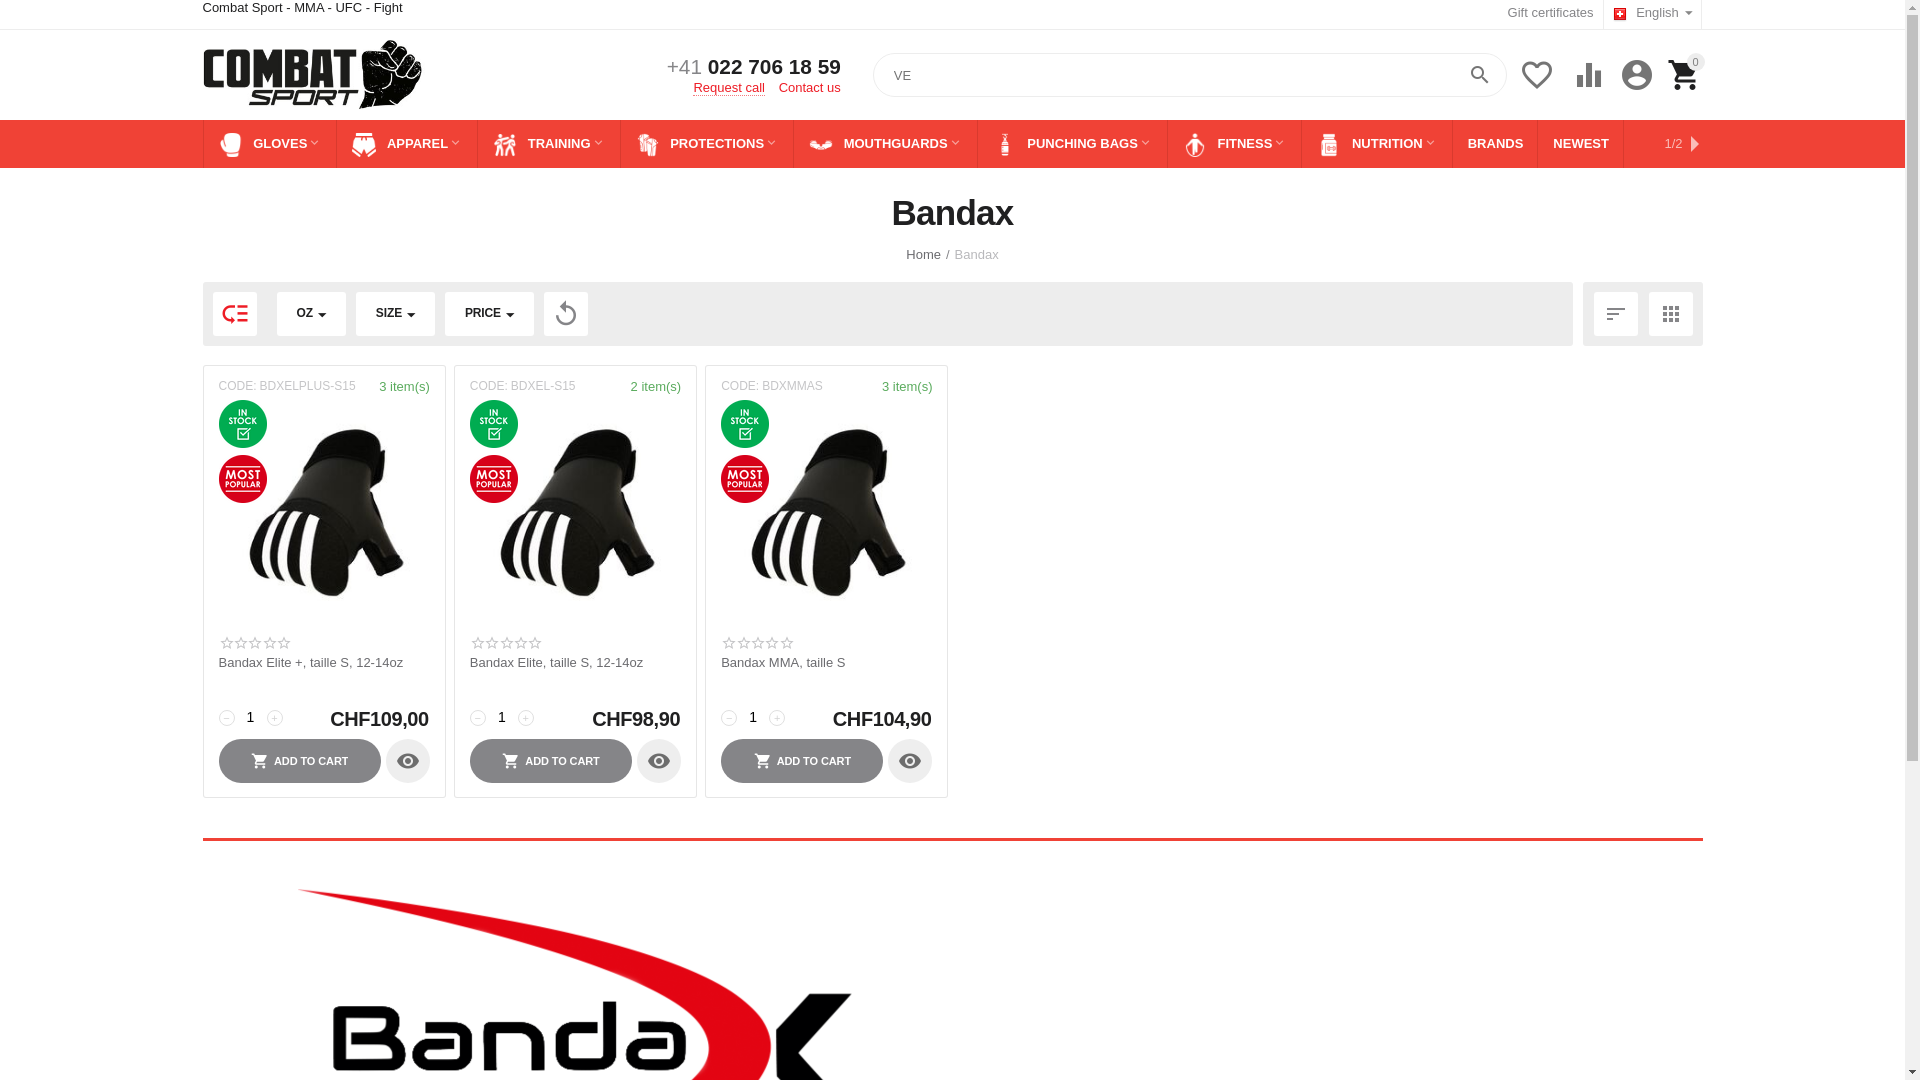 The width and height of the screenshot is (1920, 1080). Describe the element at coordinates (574, 513) in the screenshot. I see `'BDXEL-S15-Bandax Elite, taille S, 12-14oz'` at that location.